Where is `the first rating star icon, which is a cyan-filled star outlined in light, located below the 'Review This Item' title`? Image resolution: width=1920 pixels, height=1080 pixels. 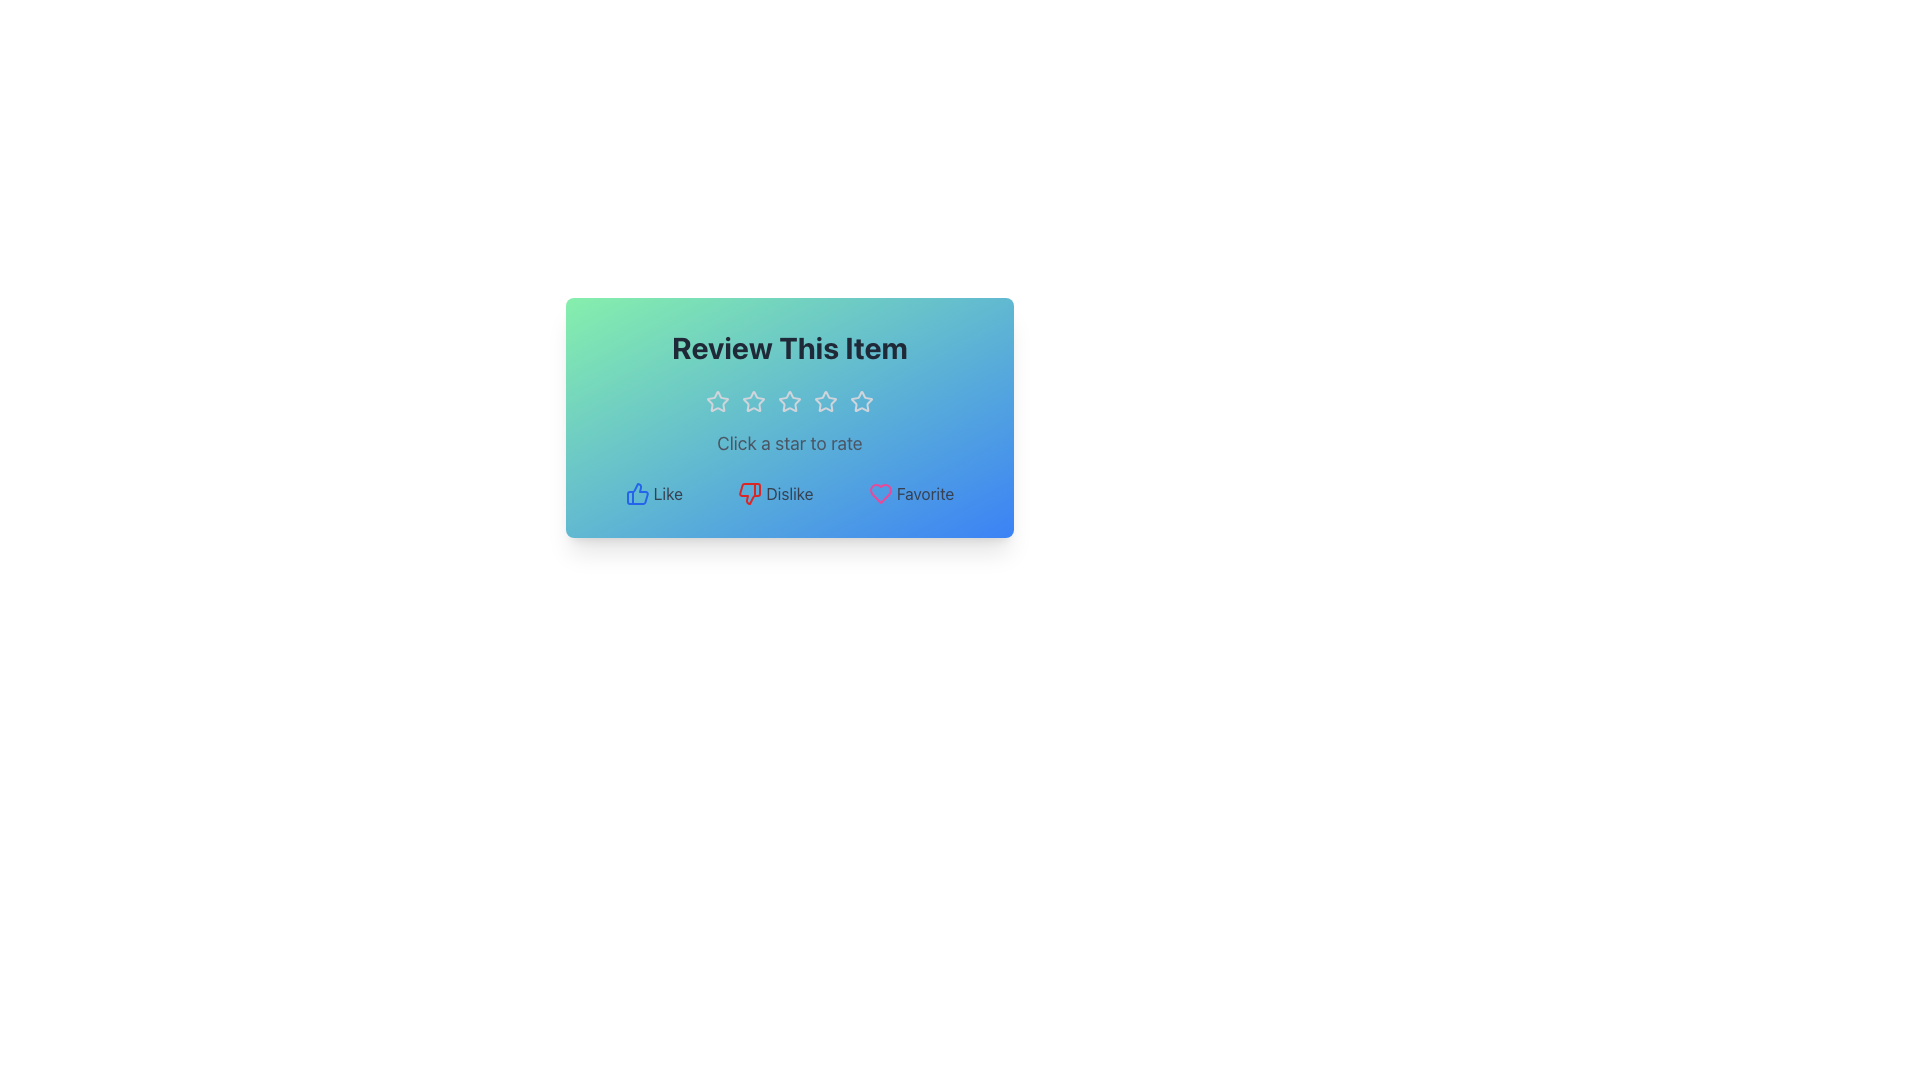
the first rating star icon, which is a cyan-filled star outlined in light, located below the 'Review This Item' title is located at coordinates (718, 401).